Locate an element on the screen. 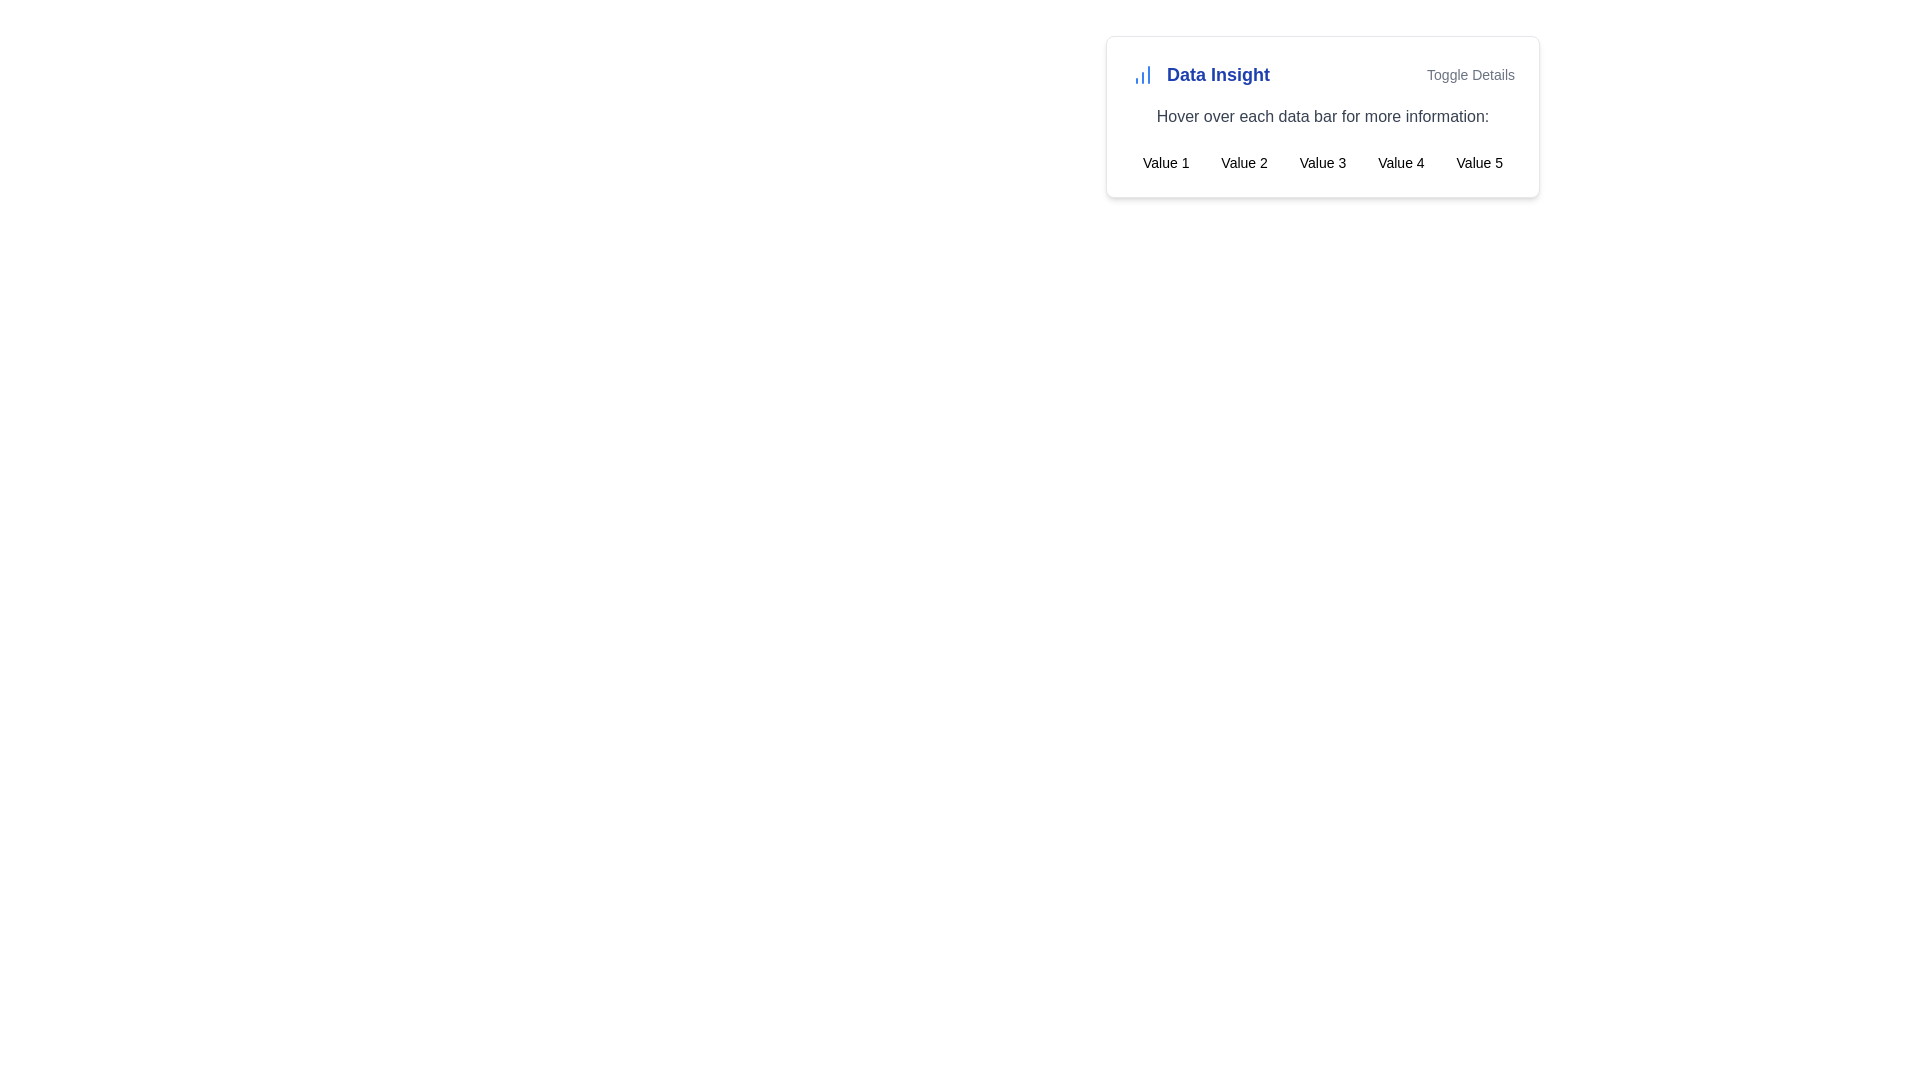 The height and width of the screenshot is (1080, 1920). the text label indicating 'Value 5', which serves as a category or data point in a grid of similar labels is located at coordinates (1479, 157).